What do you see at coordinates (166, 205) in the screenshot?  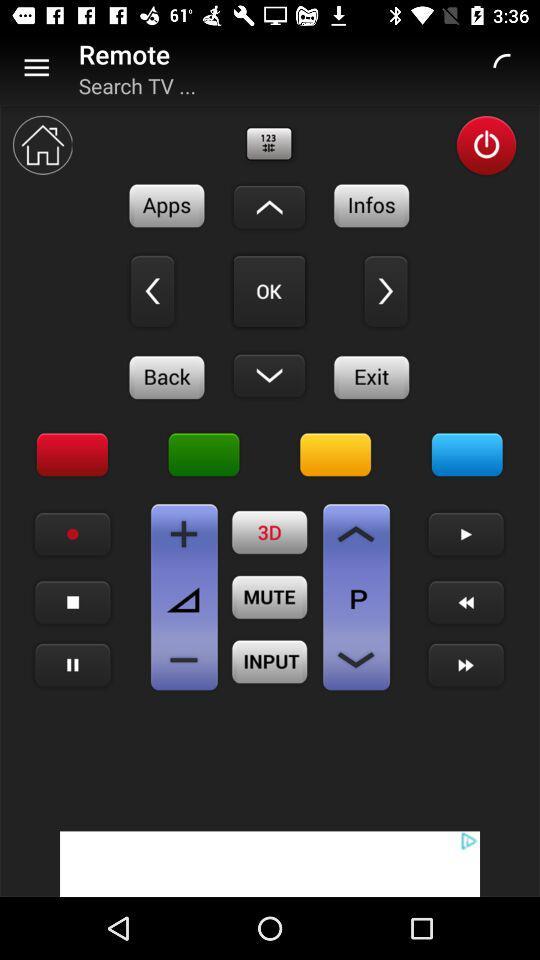 I see `see apps on remote` at bounding box center [166, 205].